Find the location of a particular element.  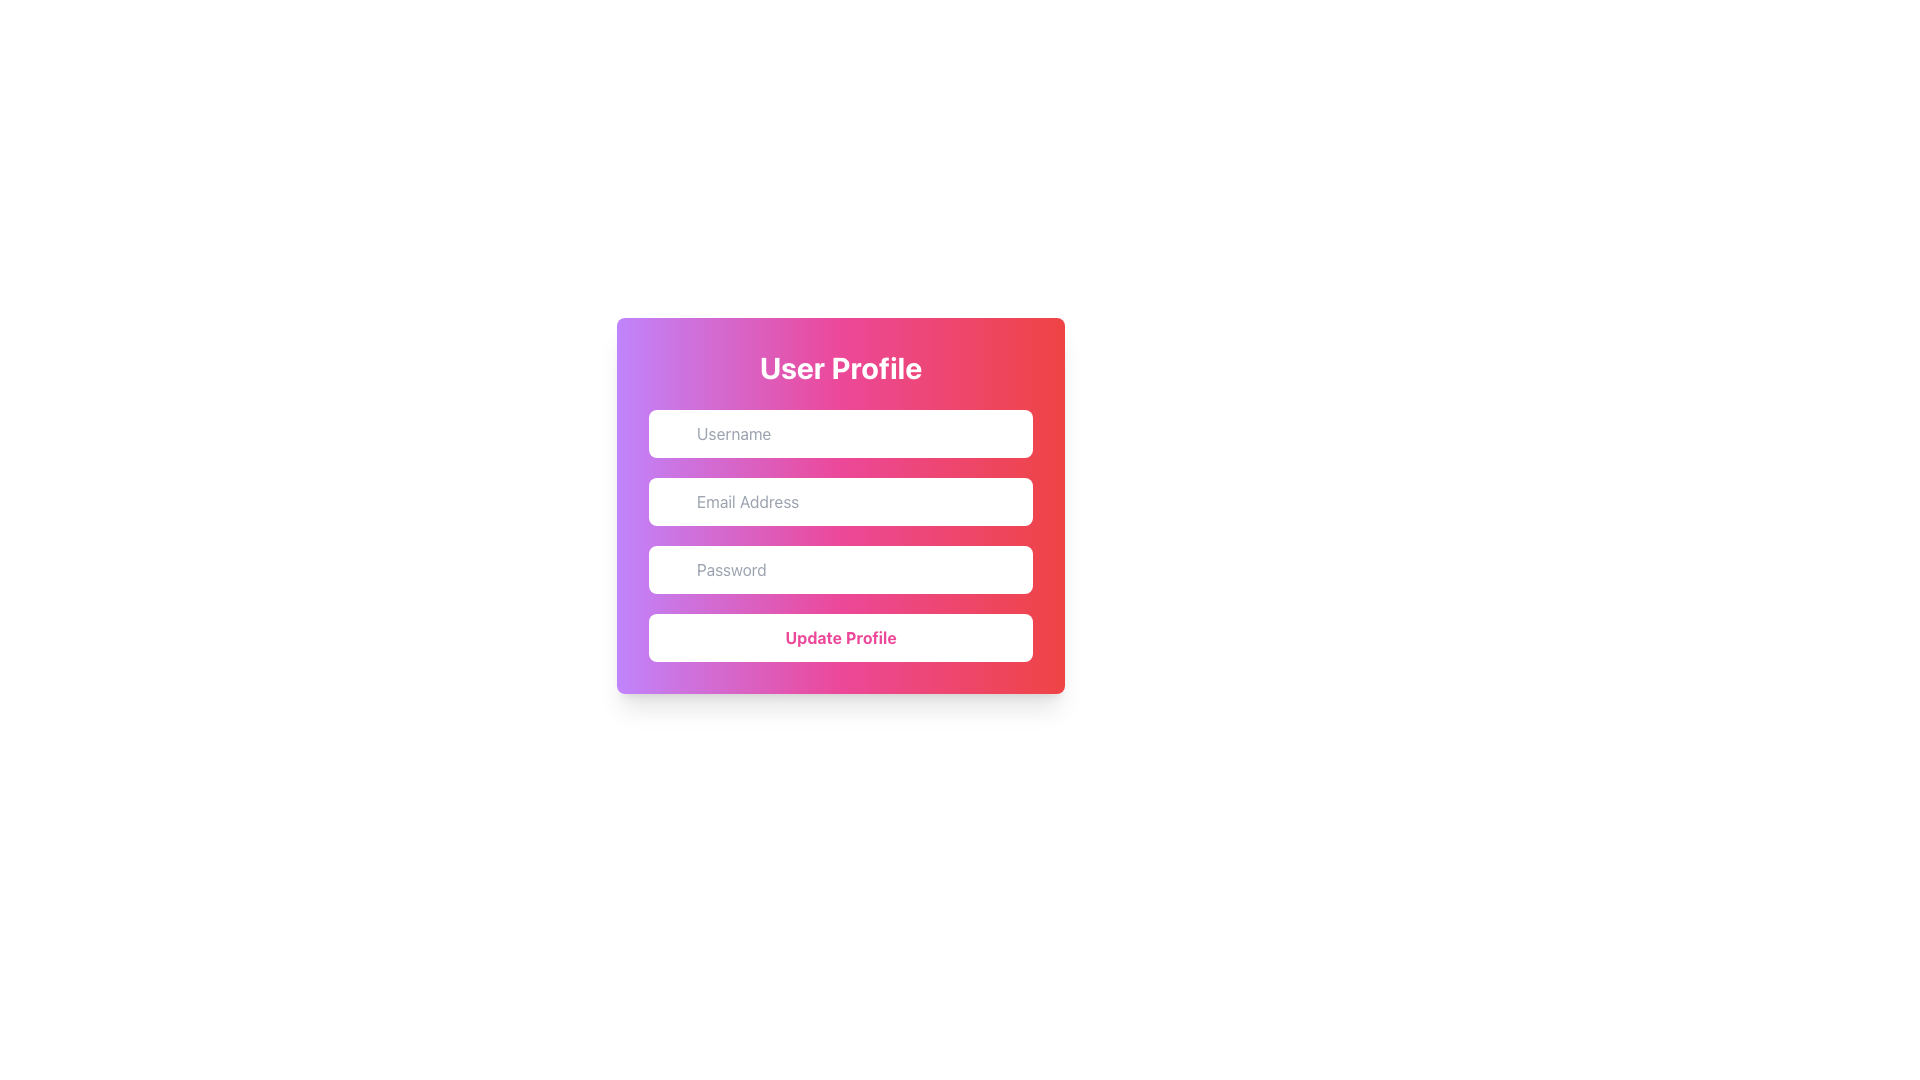

the Text (Heading) element that represents the title of the user profile interface, located at the top of the form card is located at coordinates (840, 367).